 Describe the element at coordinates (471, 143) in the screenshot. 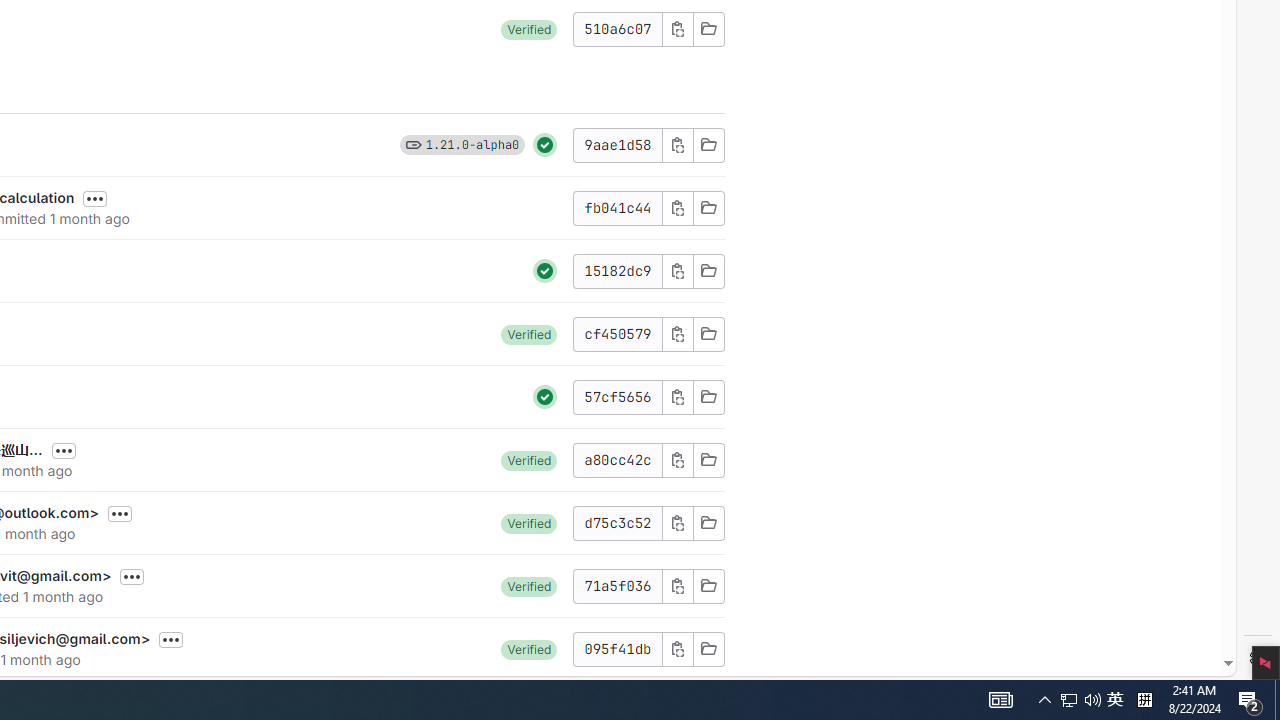

I see `'1.21.0-alpha0'` at that location.